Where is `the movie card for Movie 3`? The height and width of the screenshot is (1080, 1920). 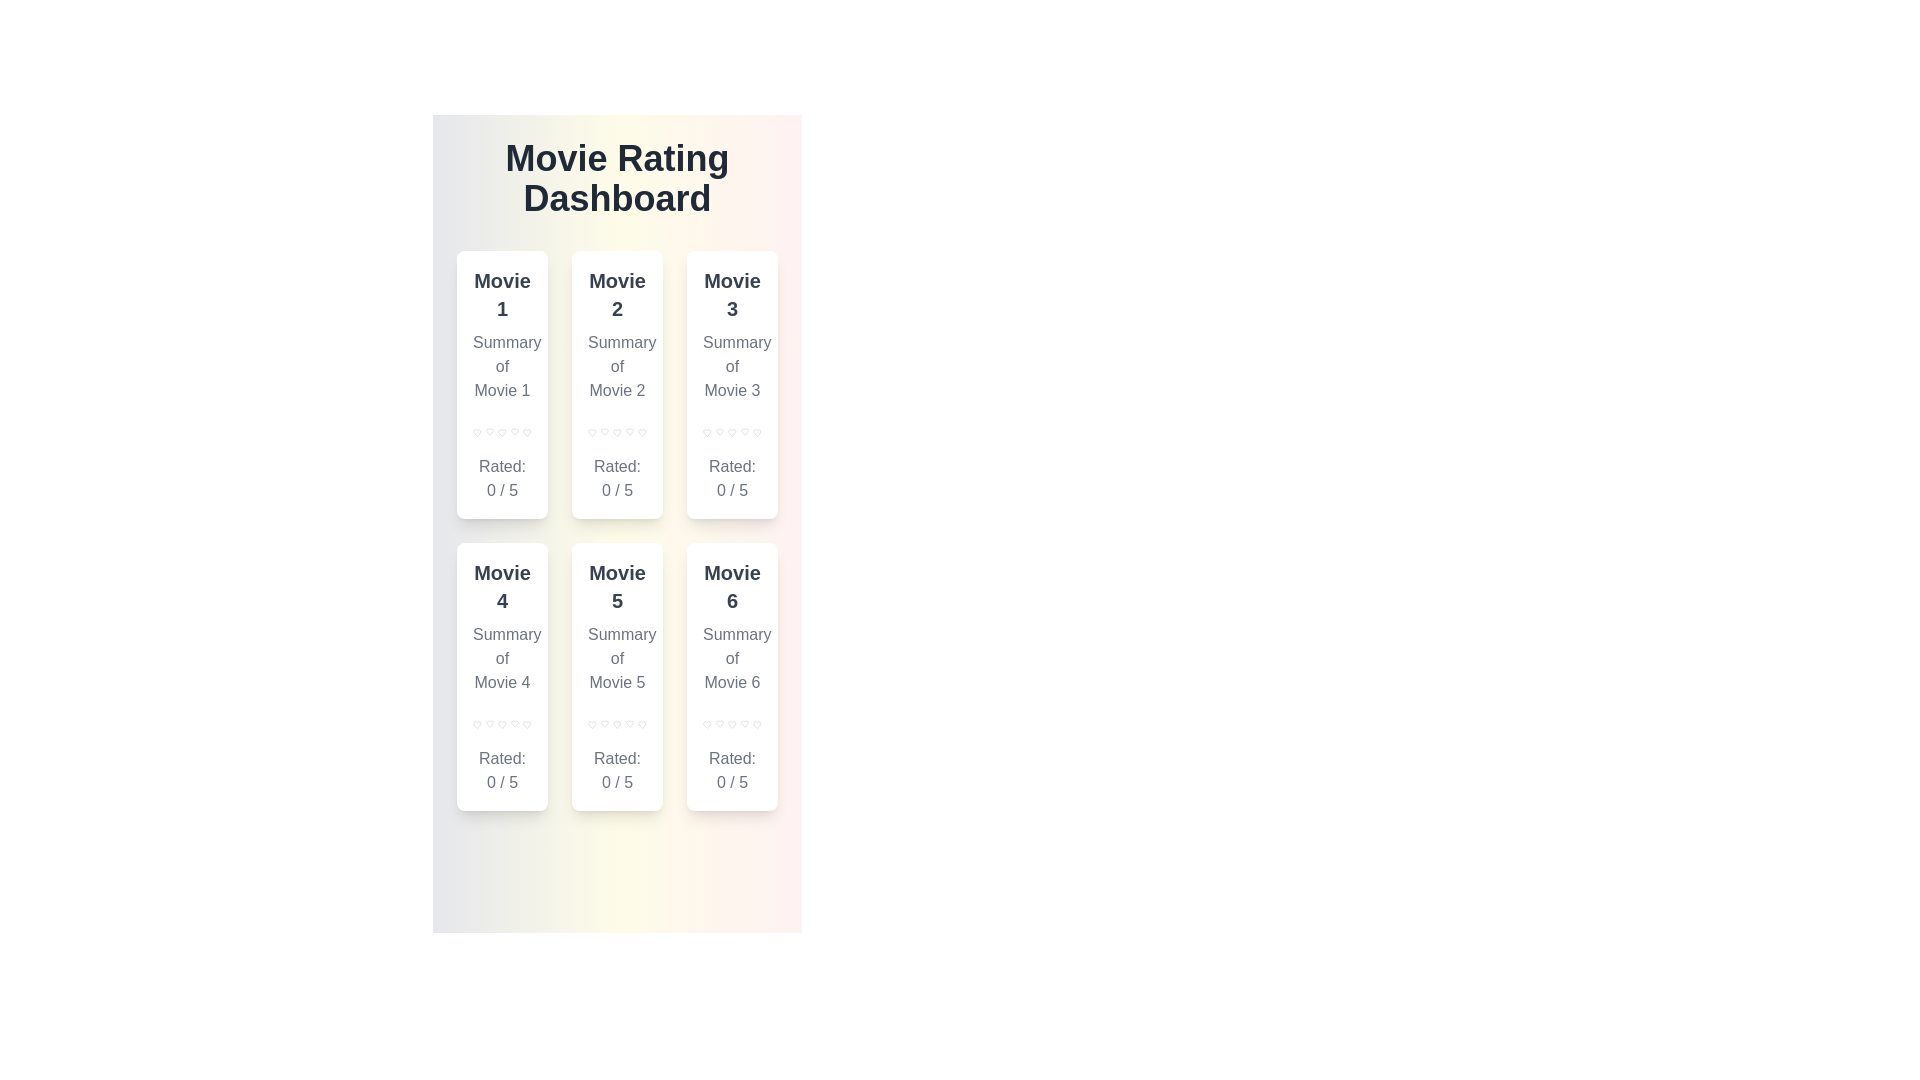 the movie card for Movie 3 is located at coordinates (731, 385).